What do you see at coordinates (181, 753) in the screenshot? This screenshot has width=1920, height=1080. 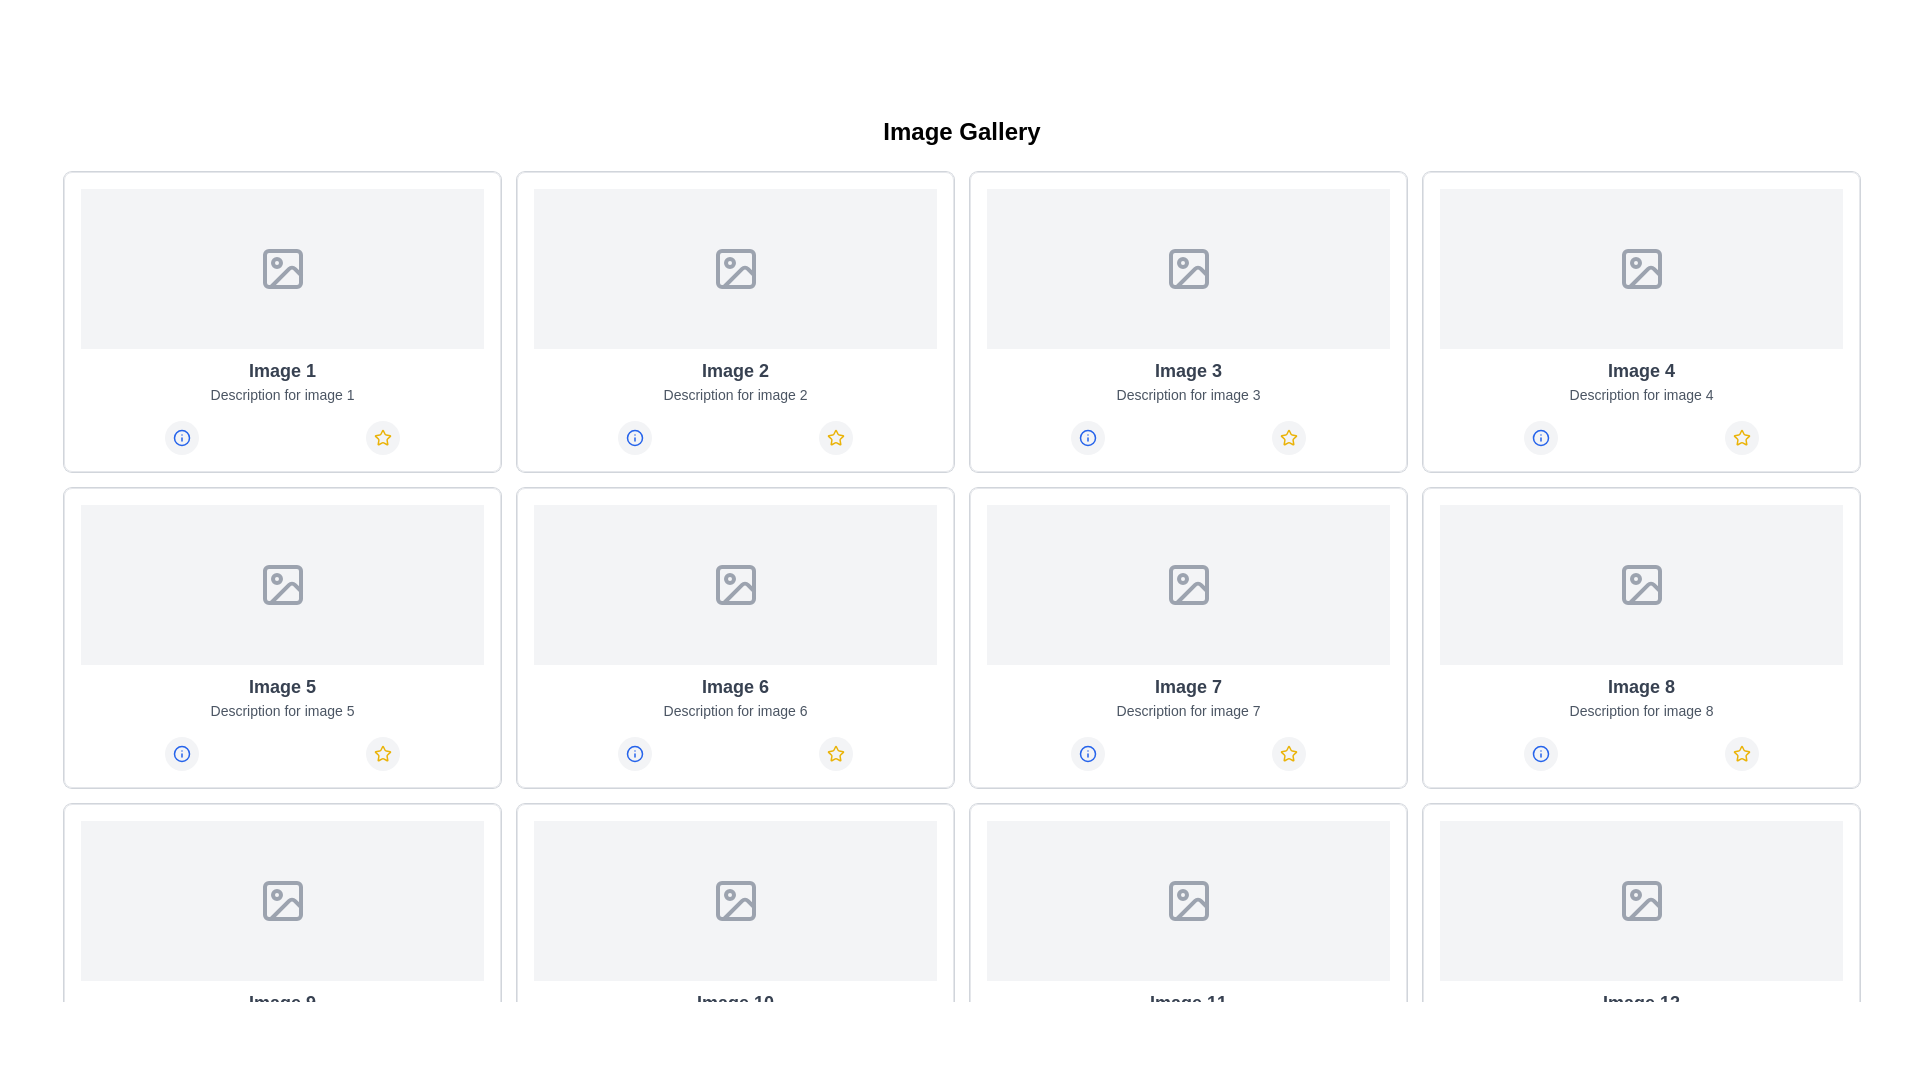 I see `the circular button with a light gray background and a blue information icon, located in the bottom-left corner under 'Image 5'` at bounding box center [181, 753].